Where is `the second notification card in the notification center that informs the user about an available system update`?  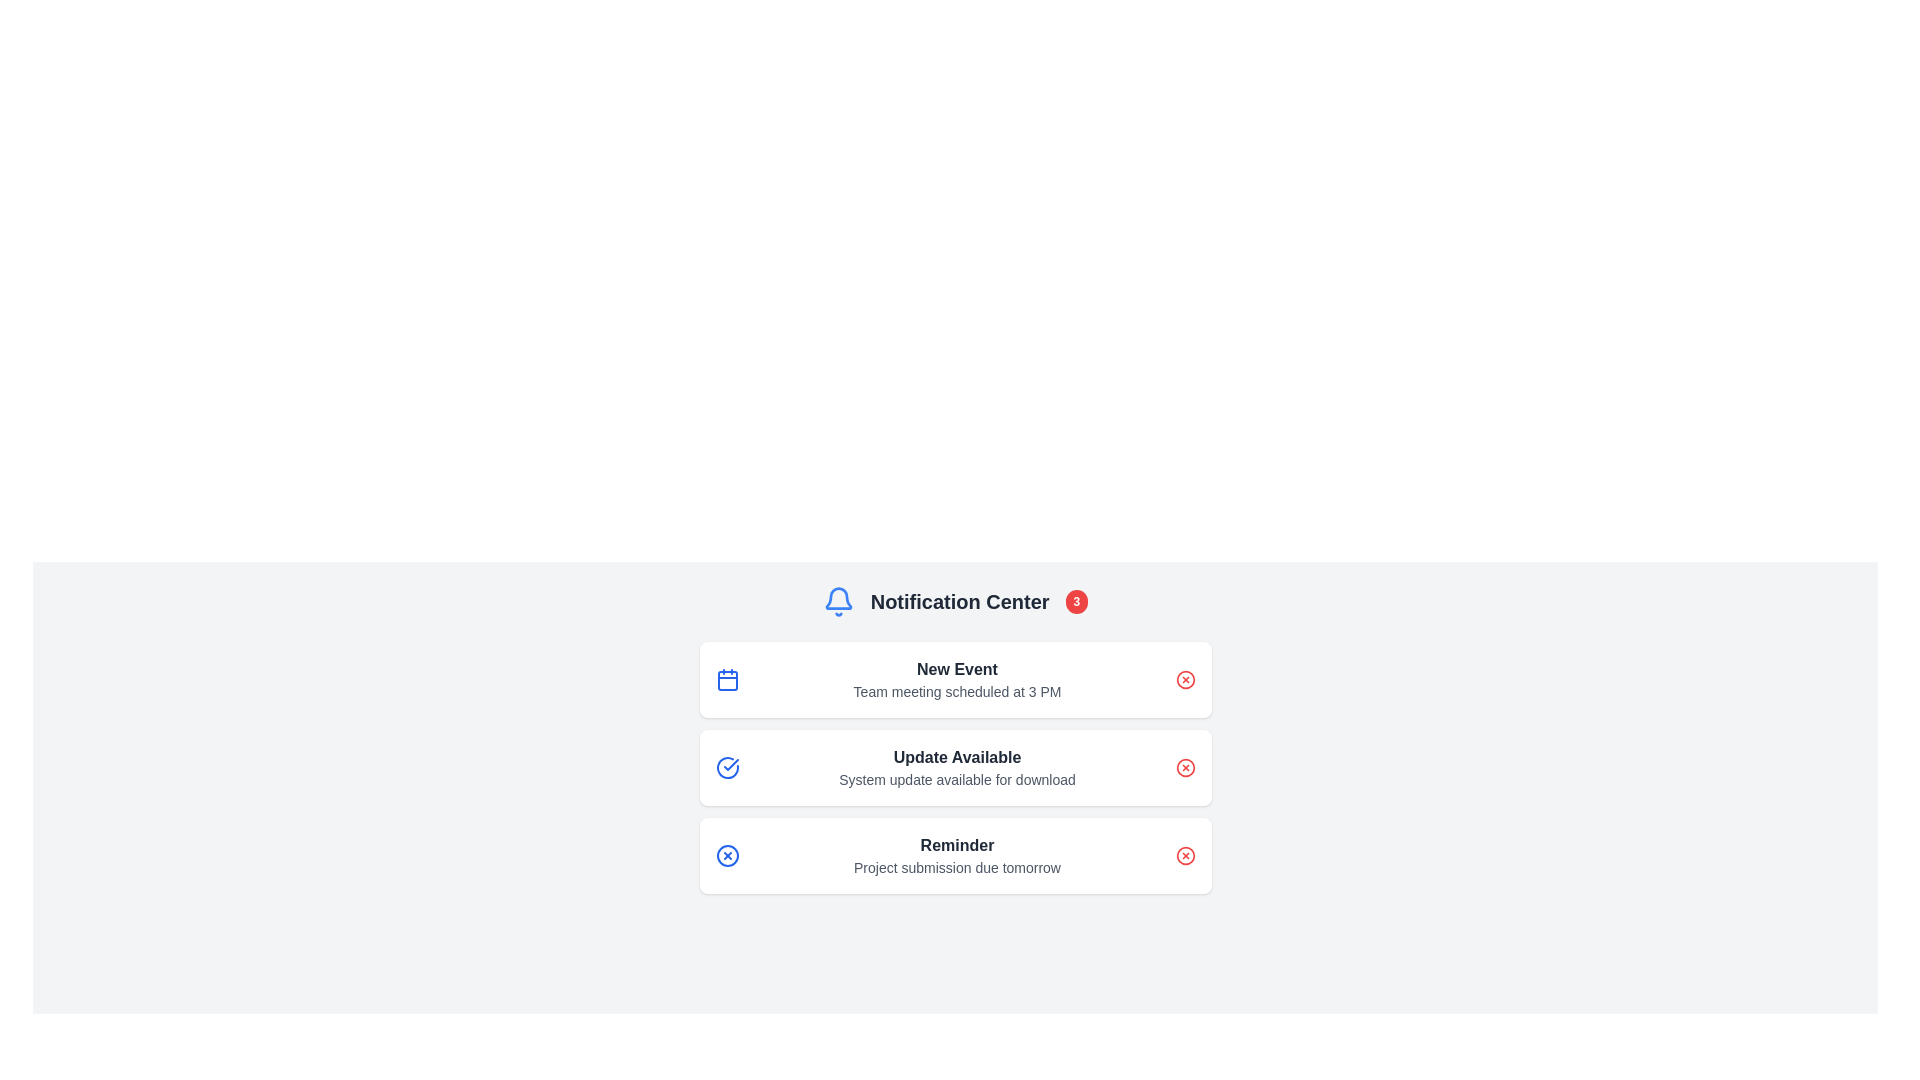 the second notification card in the notification center that informs the user about an available system update is located at coordinates (954, 766).